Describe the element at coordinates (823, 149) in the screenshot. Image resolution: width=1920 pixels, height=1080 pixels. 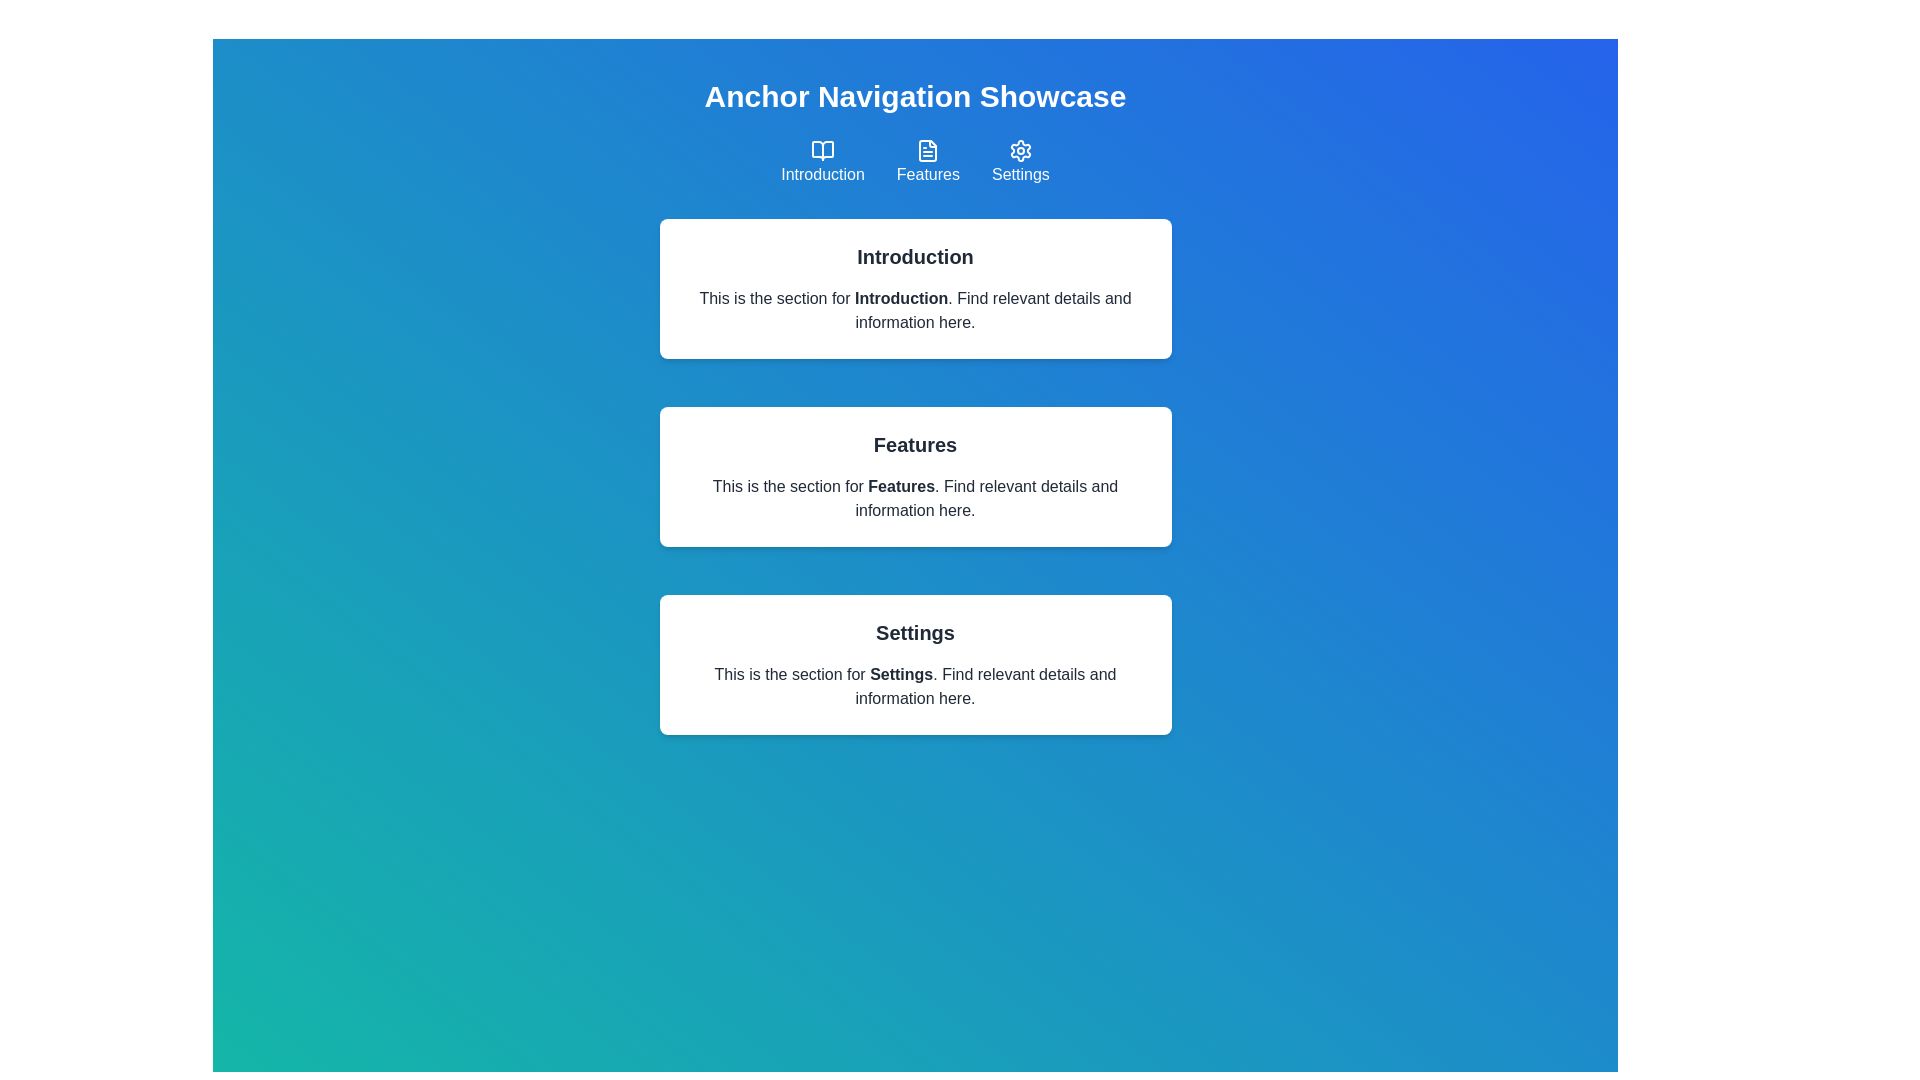
I see `the open book icon in the top navigation section, which is the leftmost icon among three navigation items` at that location.